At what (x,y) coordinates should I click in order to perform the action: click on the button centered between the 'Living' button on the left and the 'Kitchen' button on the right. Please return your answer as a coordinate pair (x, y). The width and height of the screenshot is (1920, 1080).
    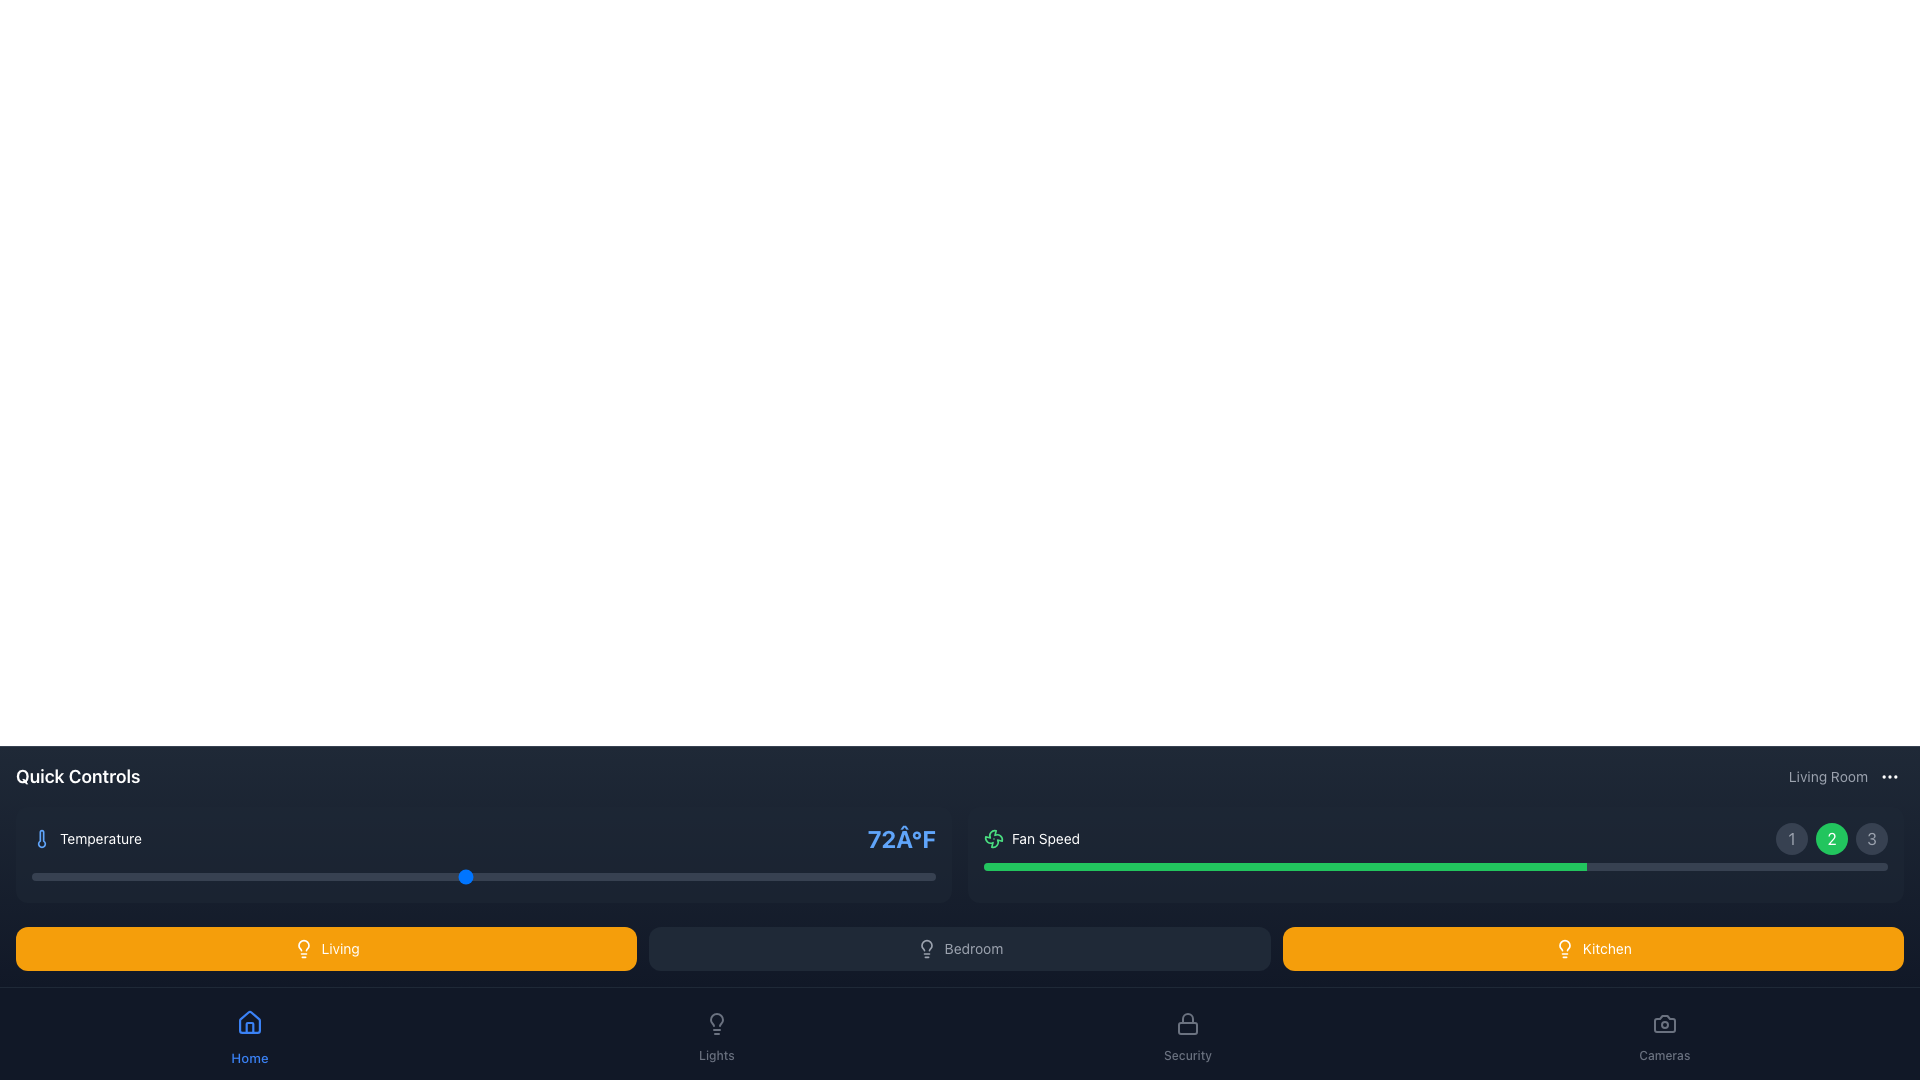
    Looking at the image, I should click on (960, 947).